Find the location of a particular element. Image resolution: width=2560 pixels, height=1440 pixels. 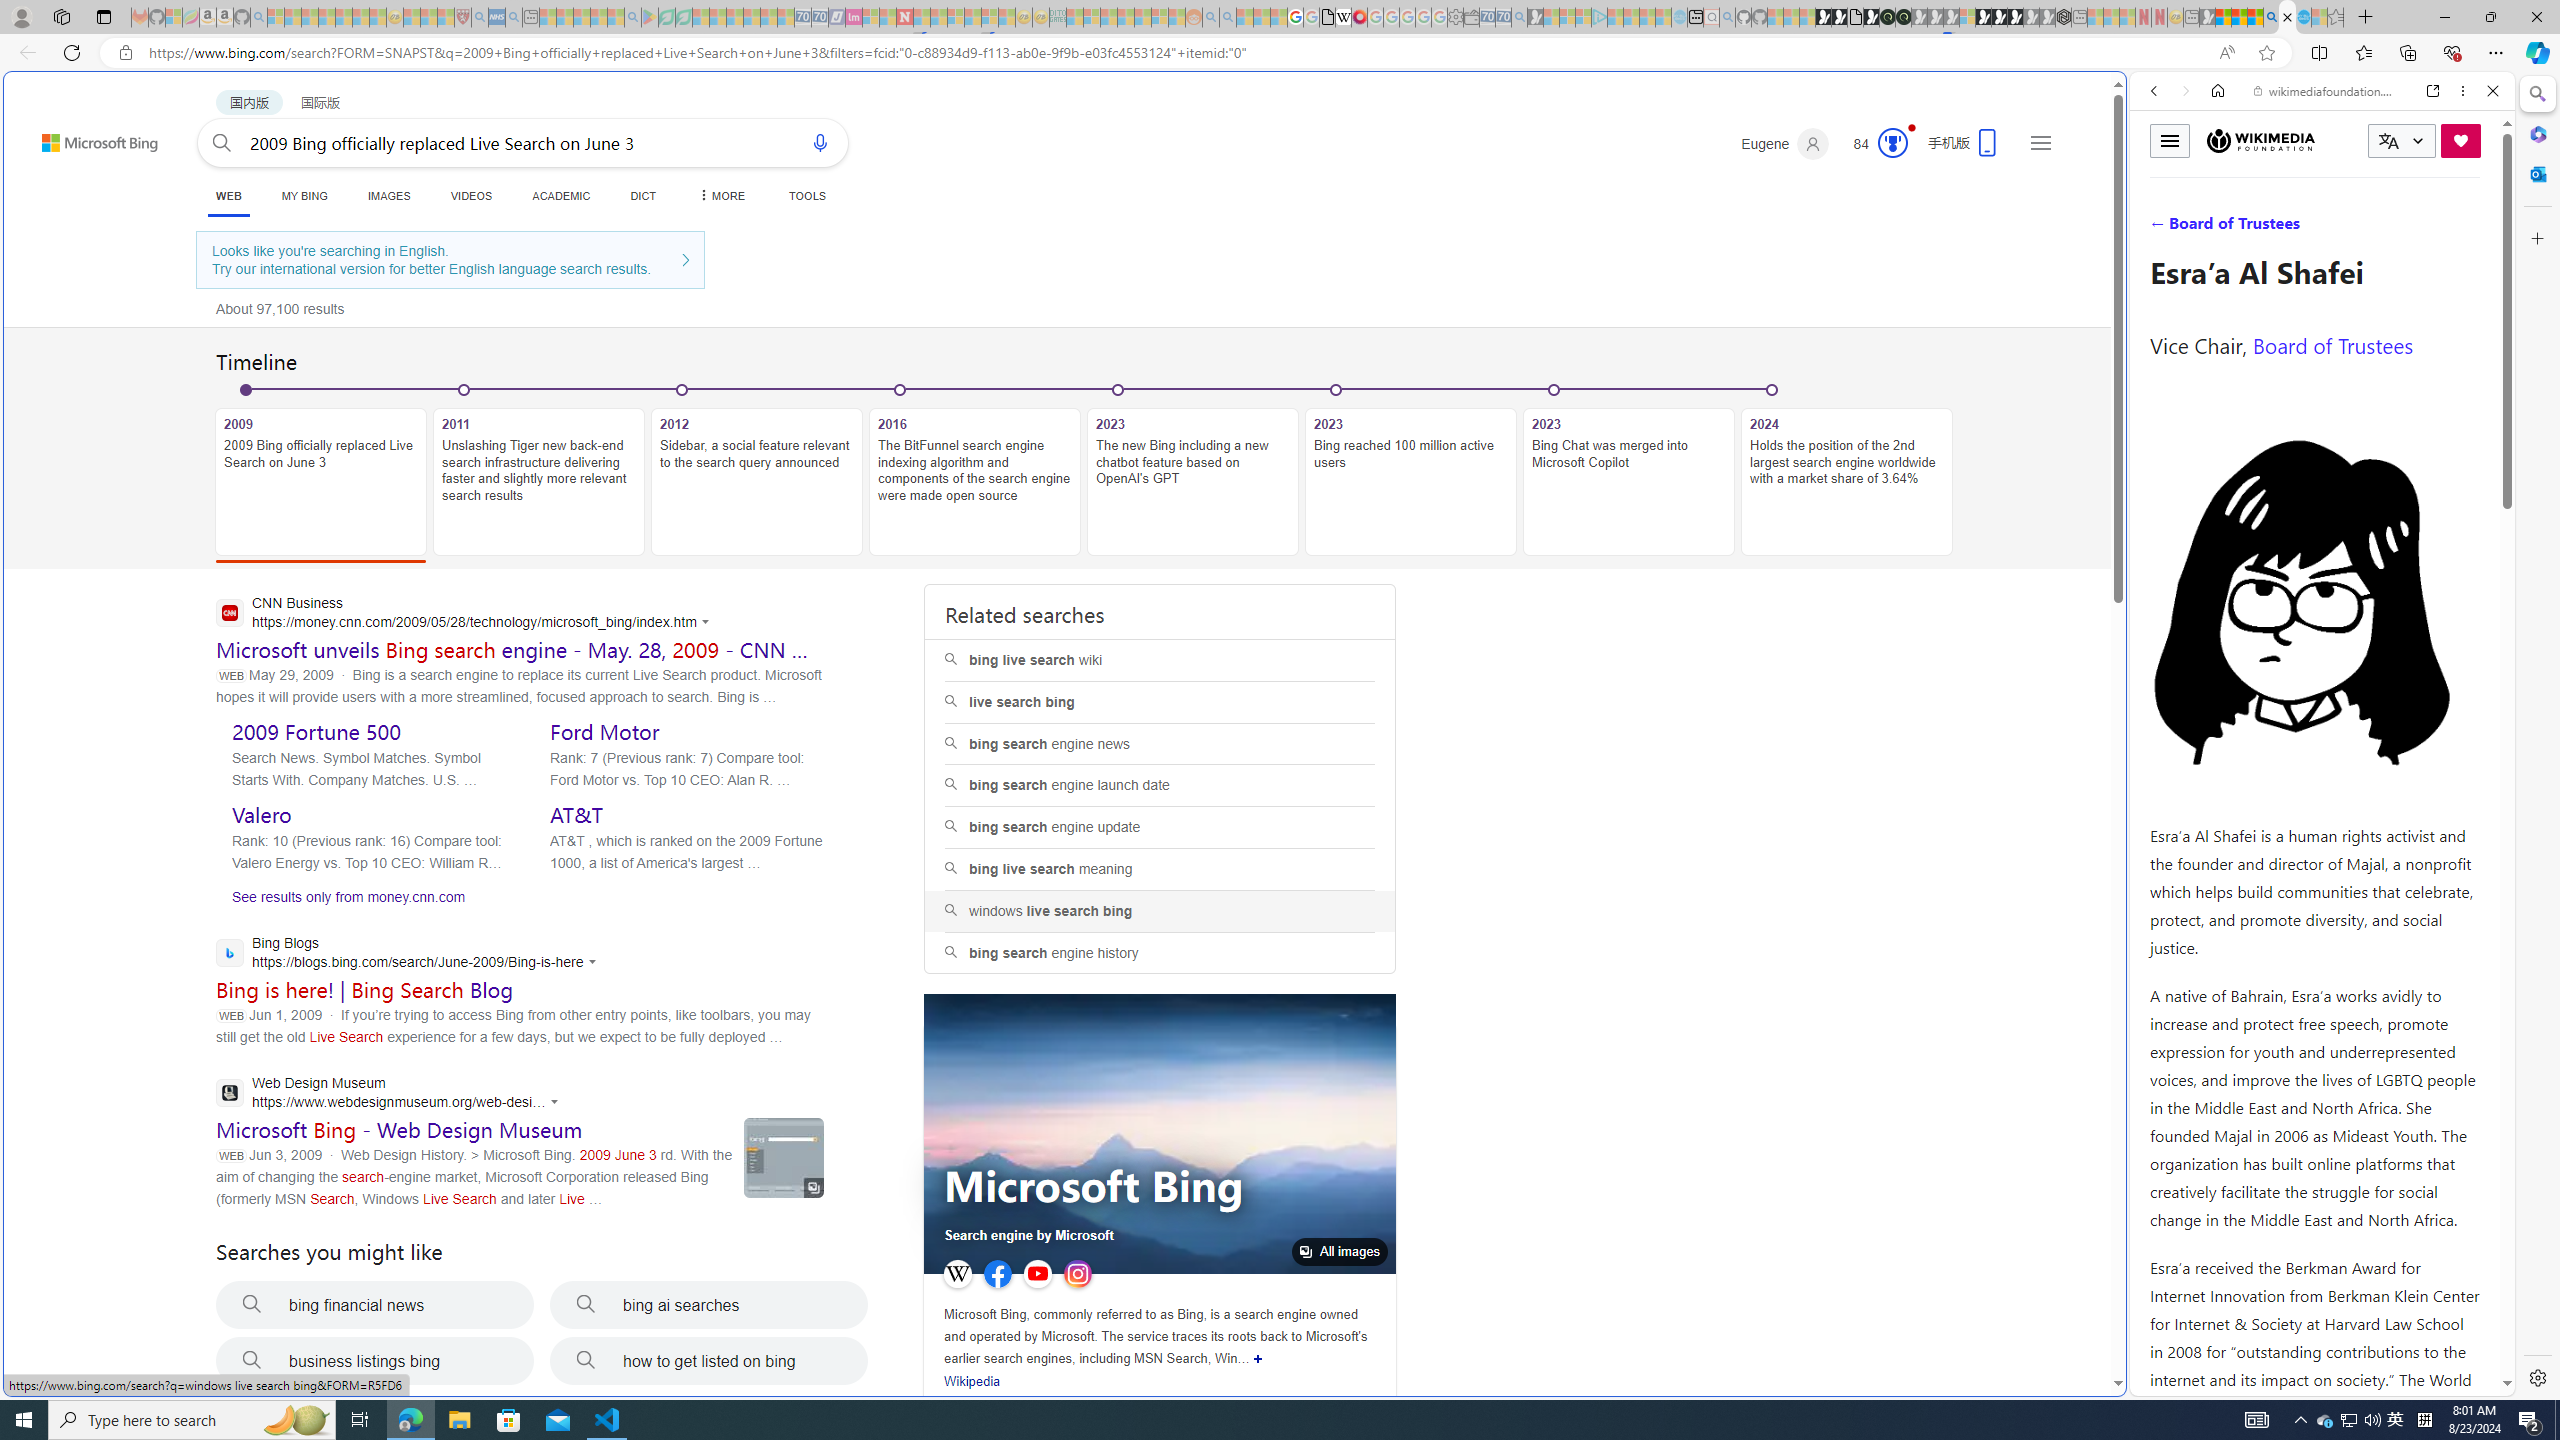

'Microsoft Bing - Web Design Museum' is located at coordinates (399, 1129).